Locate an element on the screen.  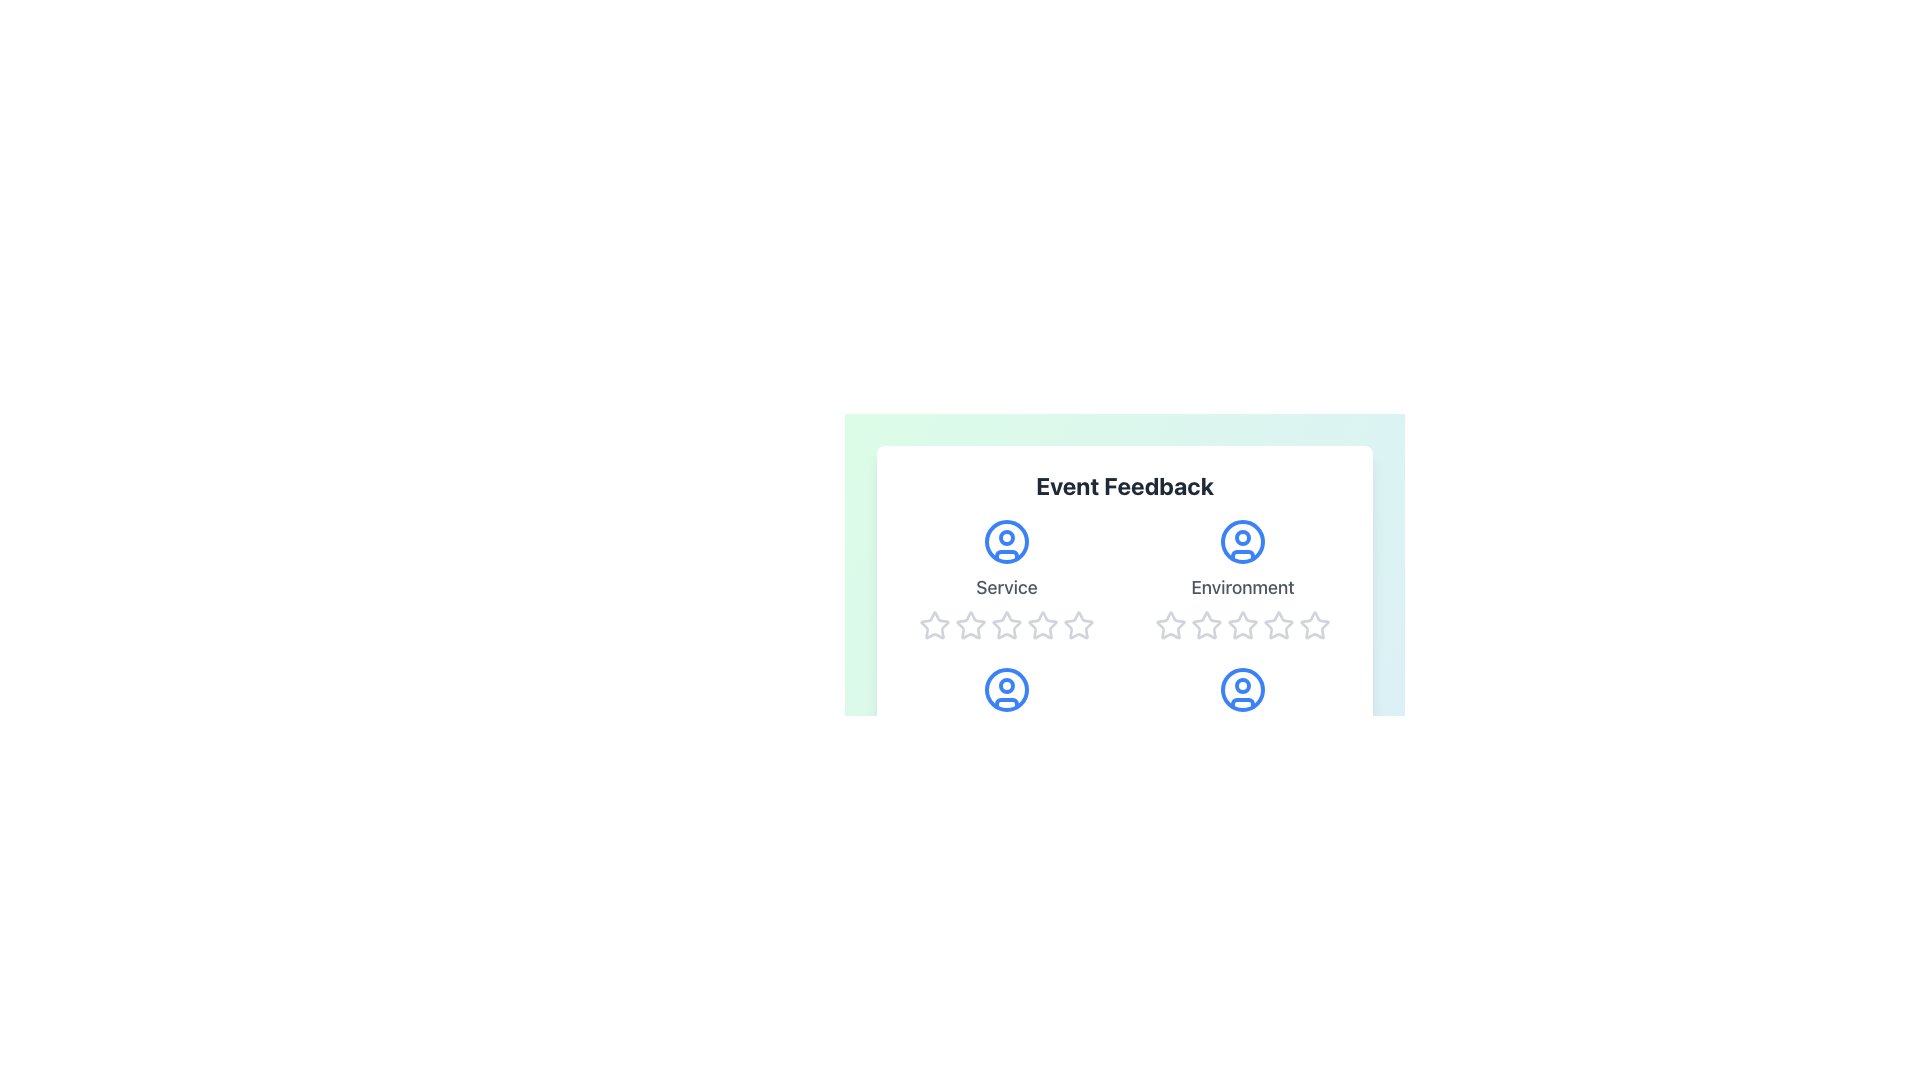
the 'Service' feedback category icon, which is located above the 'Service' rating section in the feedback interface is located at coordinates (1007, 542).